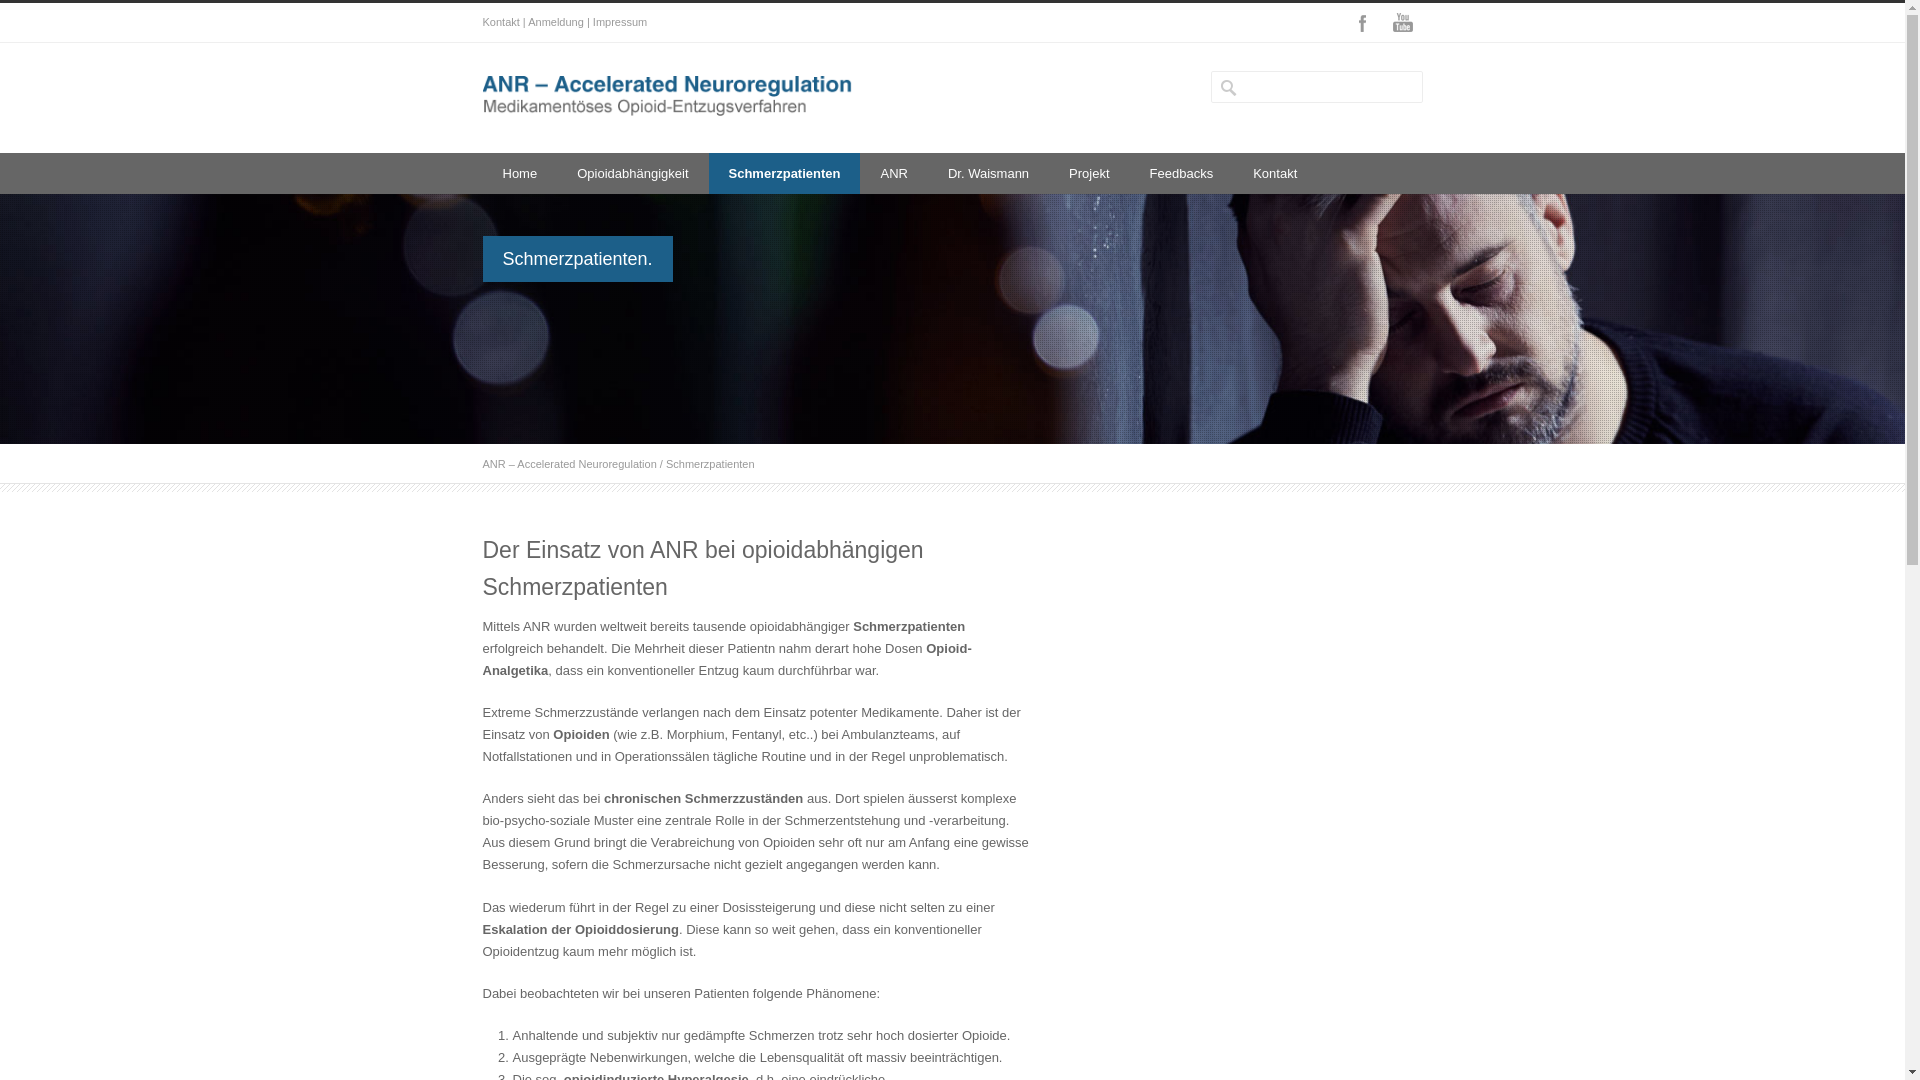 The width and height of the screenshot is (1920, 1080). What do you see at coordinates (1181, 172) in the screenshot?
I see `'Feedbacks'` at bounding box center [1181, 172].